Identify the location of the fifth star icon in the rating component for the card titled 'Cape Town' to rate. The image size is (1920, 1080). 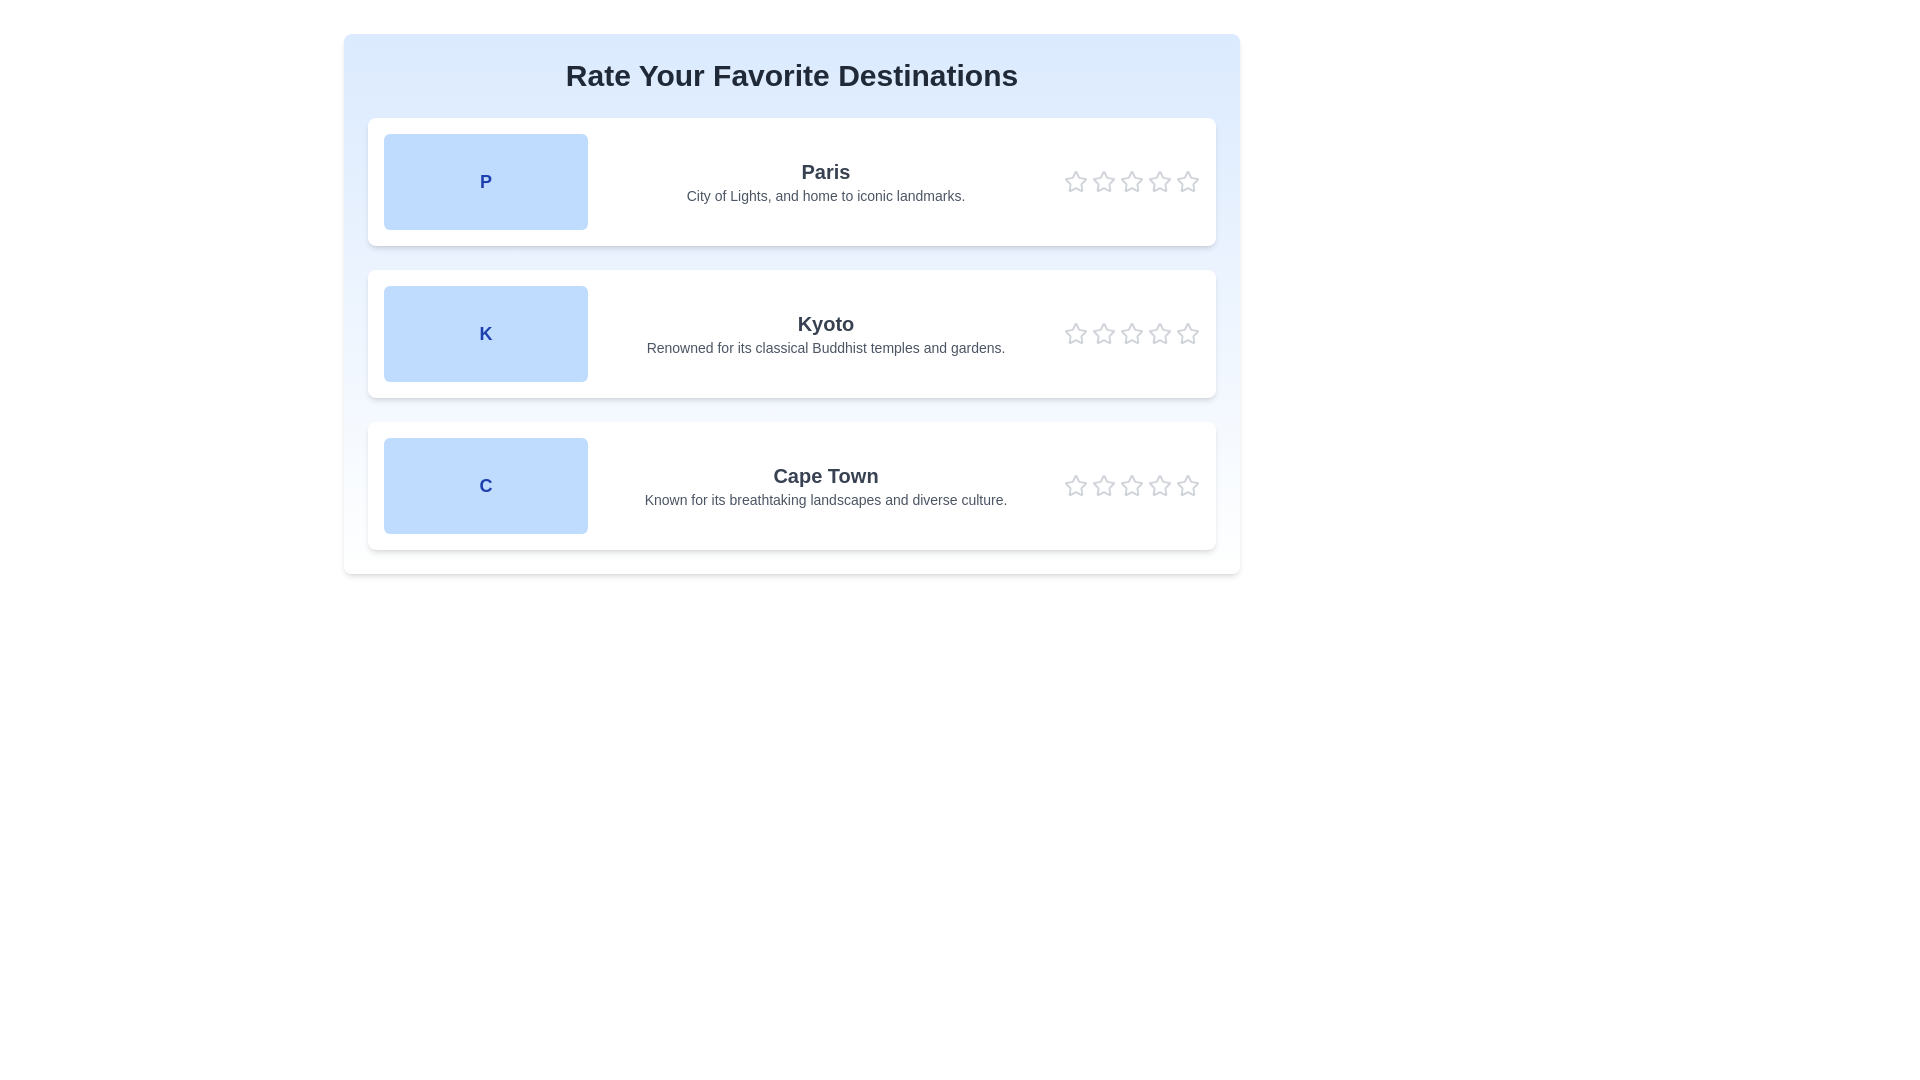
(1102, 485).